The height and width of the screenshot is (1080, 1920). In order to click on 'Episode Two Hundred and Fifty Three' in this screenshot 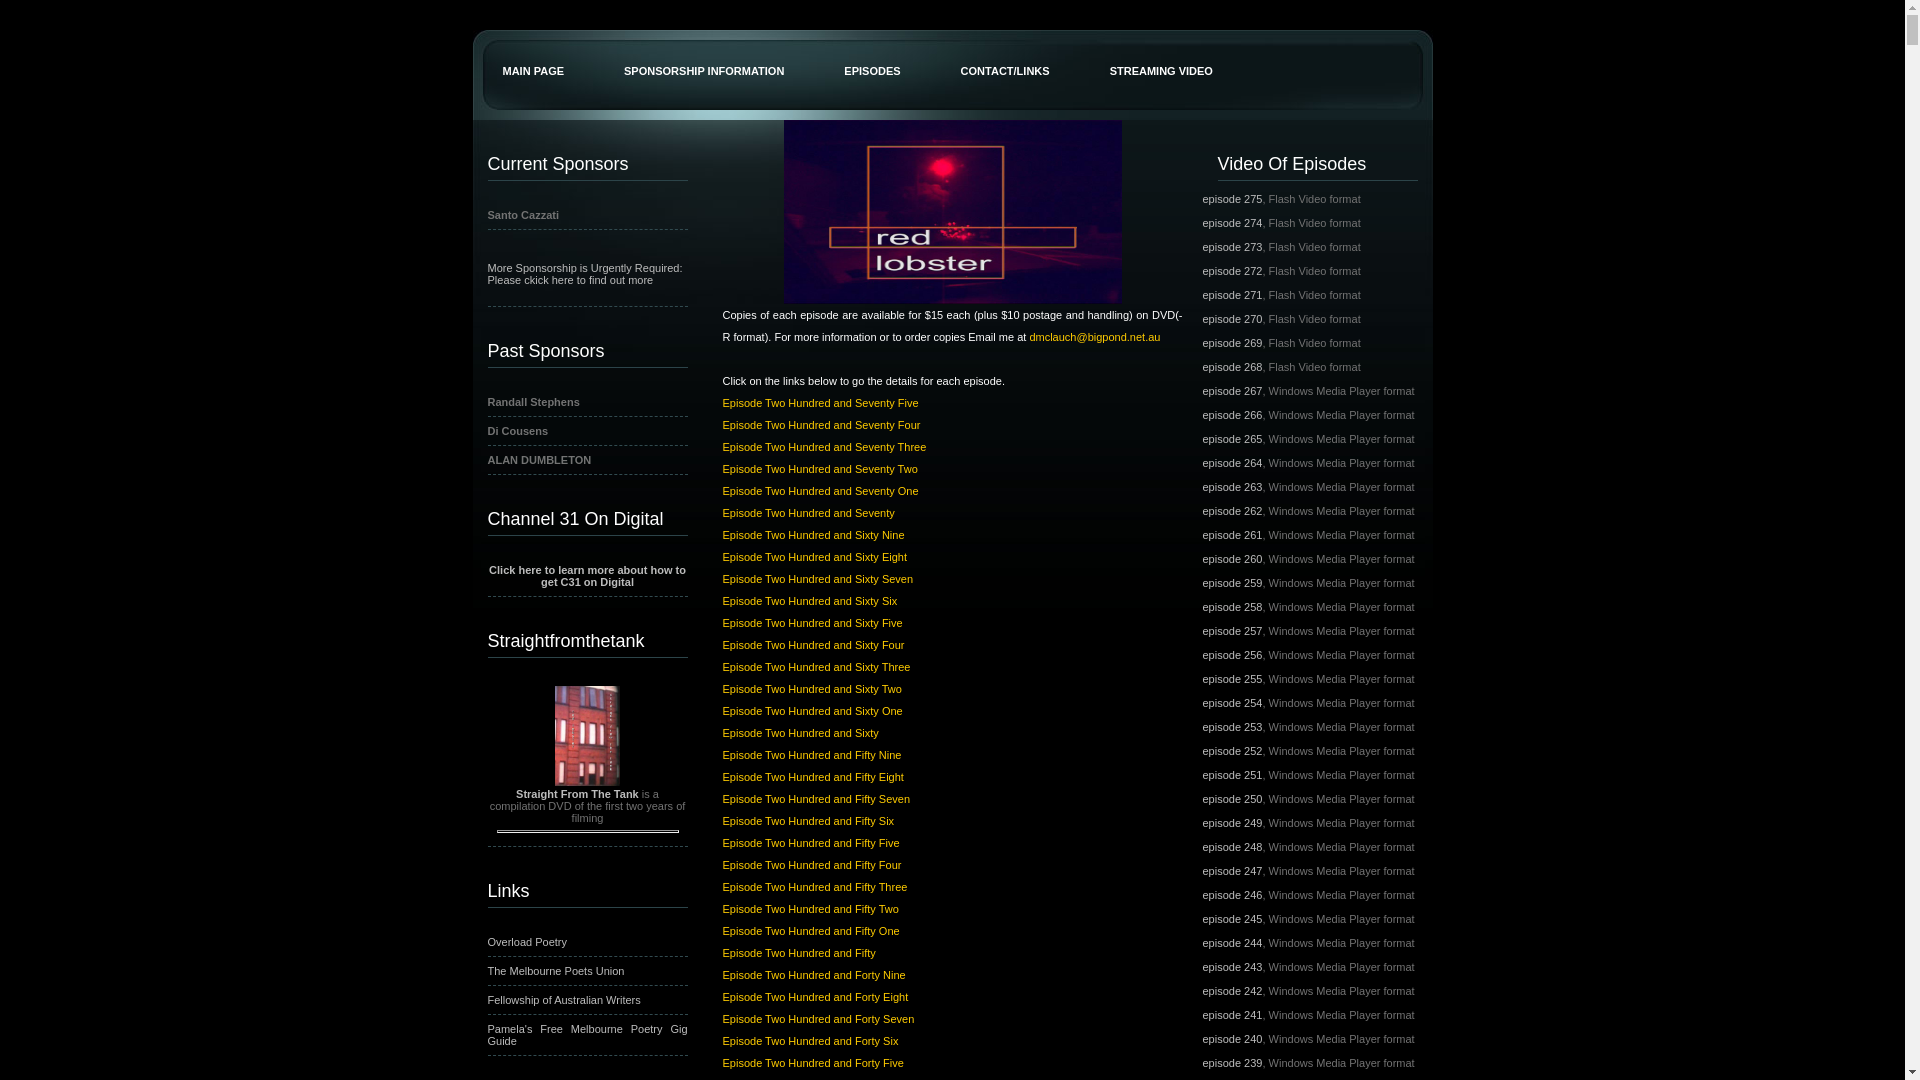, I will do `click(814, 886)`.